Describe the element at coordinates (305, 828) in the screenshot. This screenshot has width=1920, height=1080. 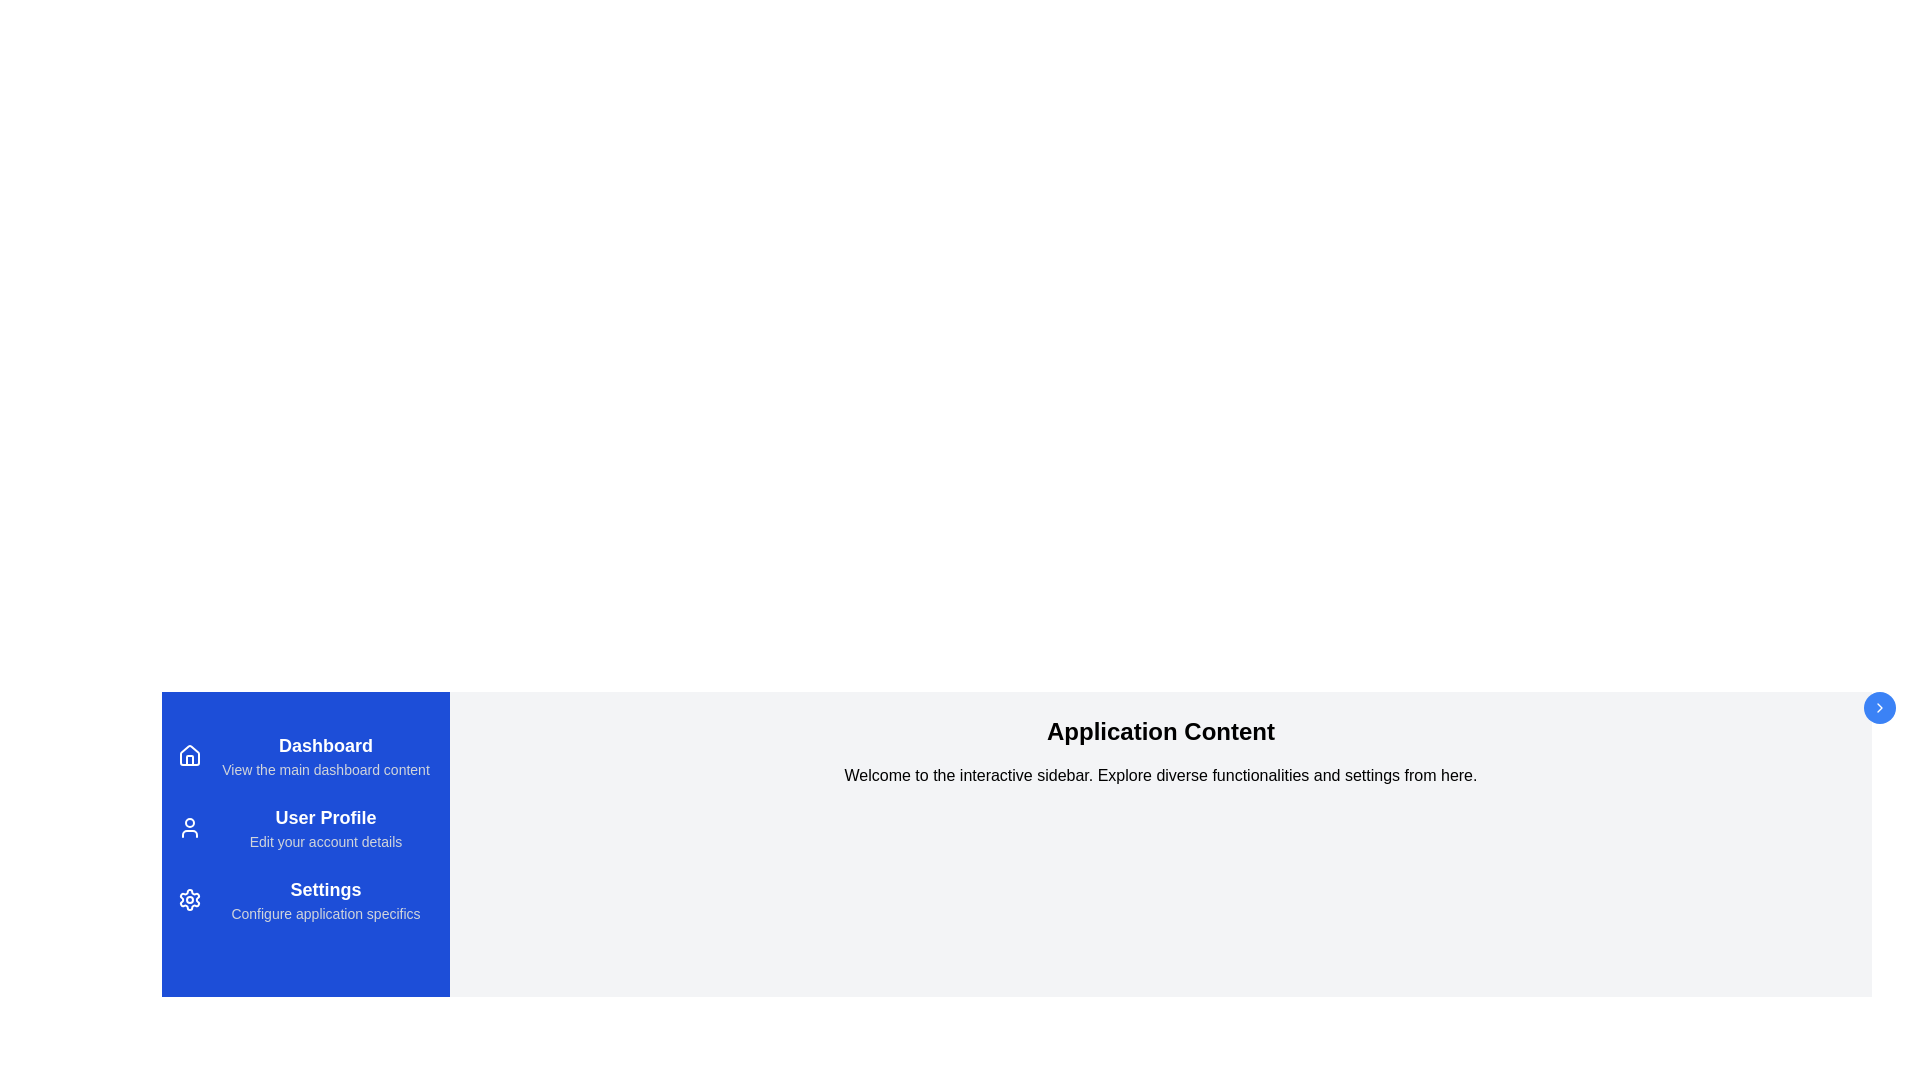
I see `the menu item to navigate to User Profile` at that location.